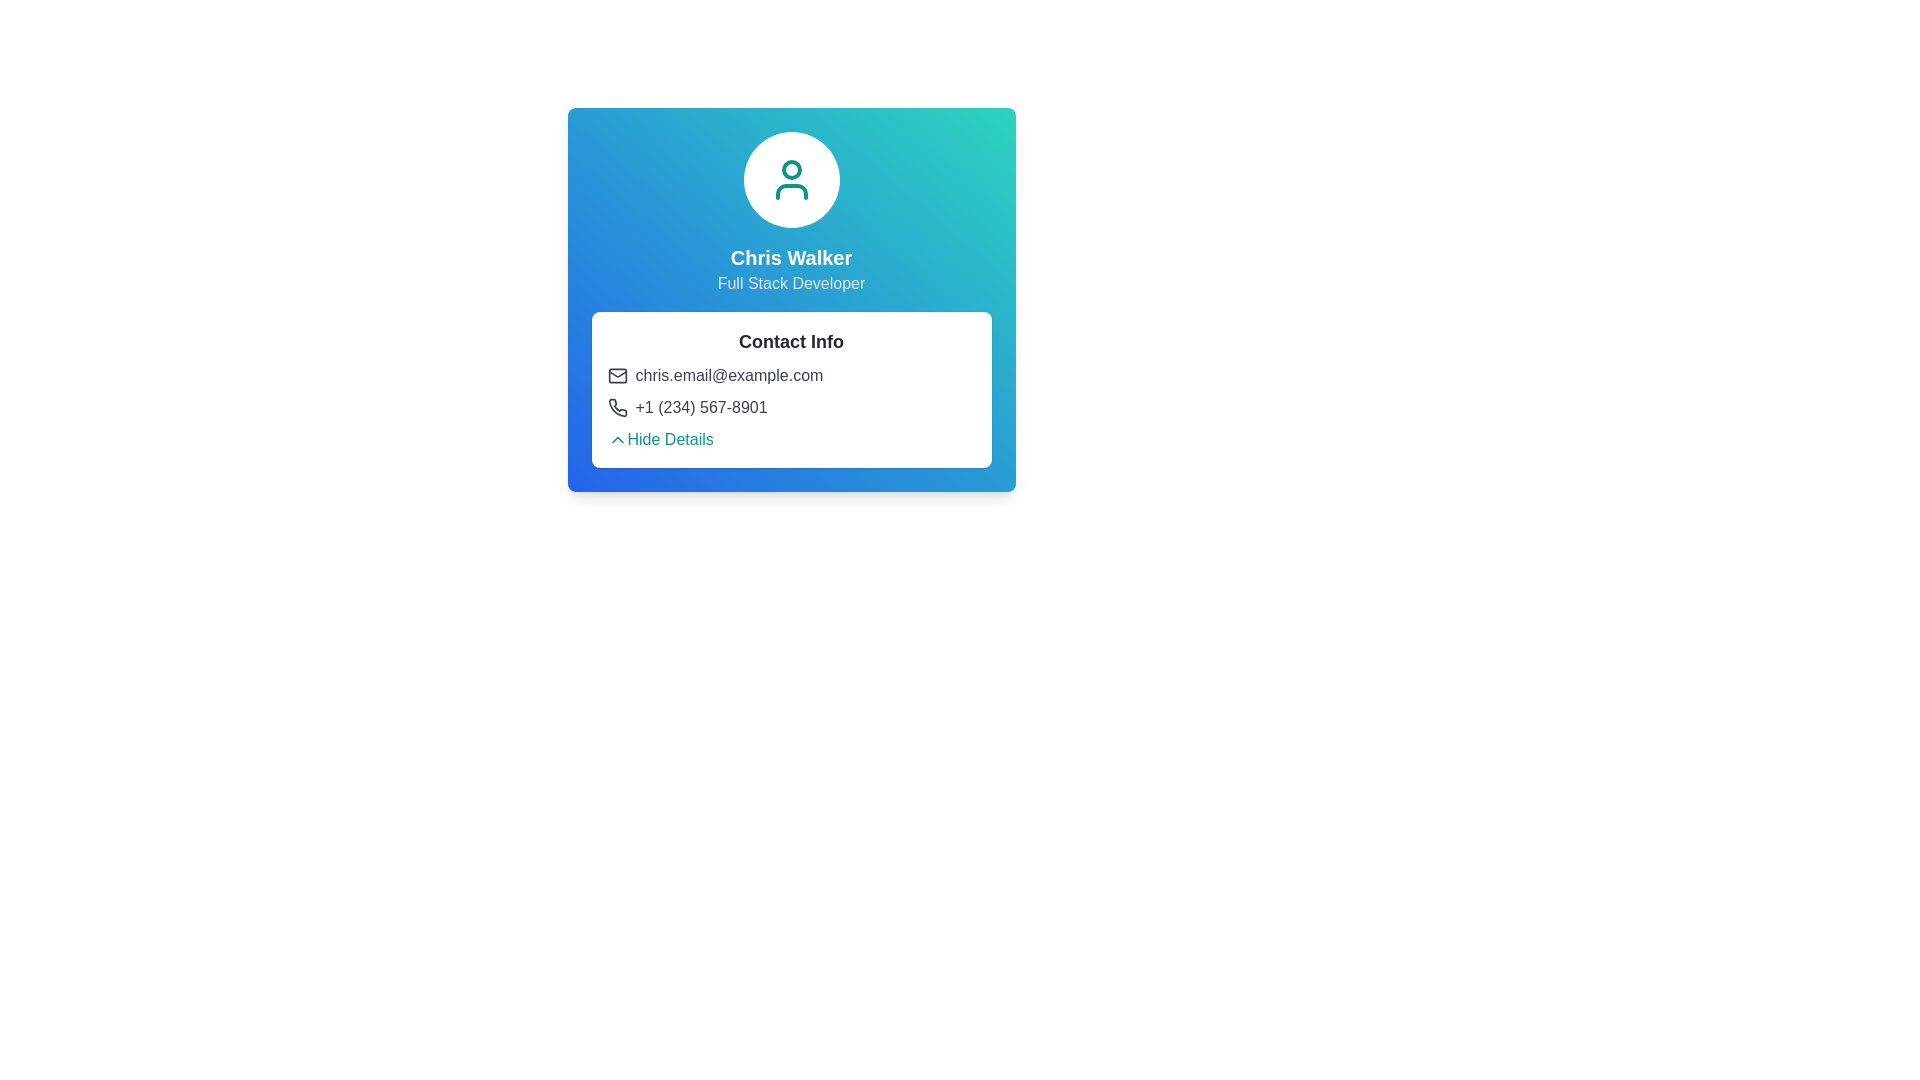  Describe the element at coordinates (790, 257) in the screenshot. I see `the Label/Text Display showing 'Chris Walker' in bold white font, located within a blue gradient panel, positioned below a circular user icon and above the subtitle 'Full Stack Developer'` at that location.